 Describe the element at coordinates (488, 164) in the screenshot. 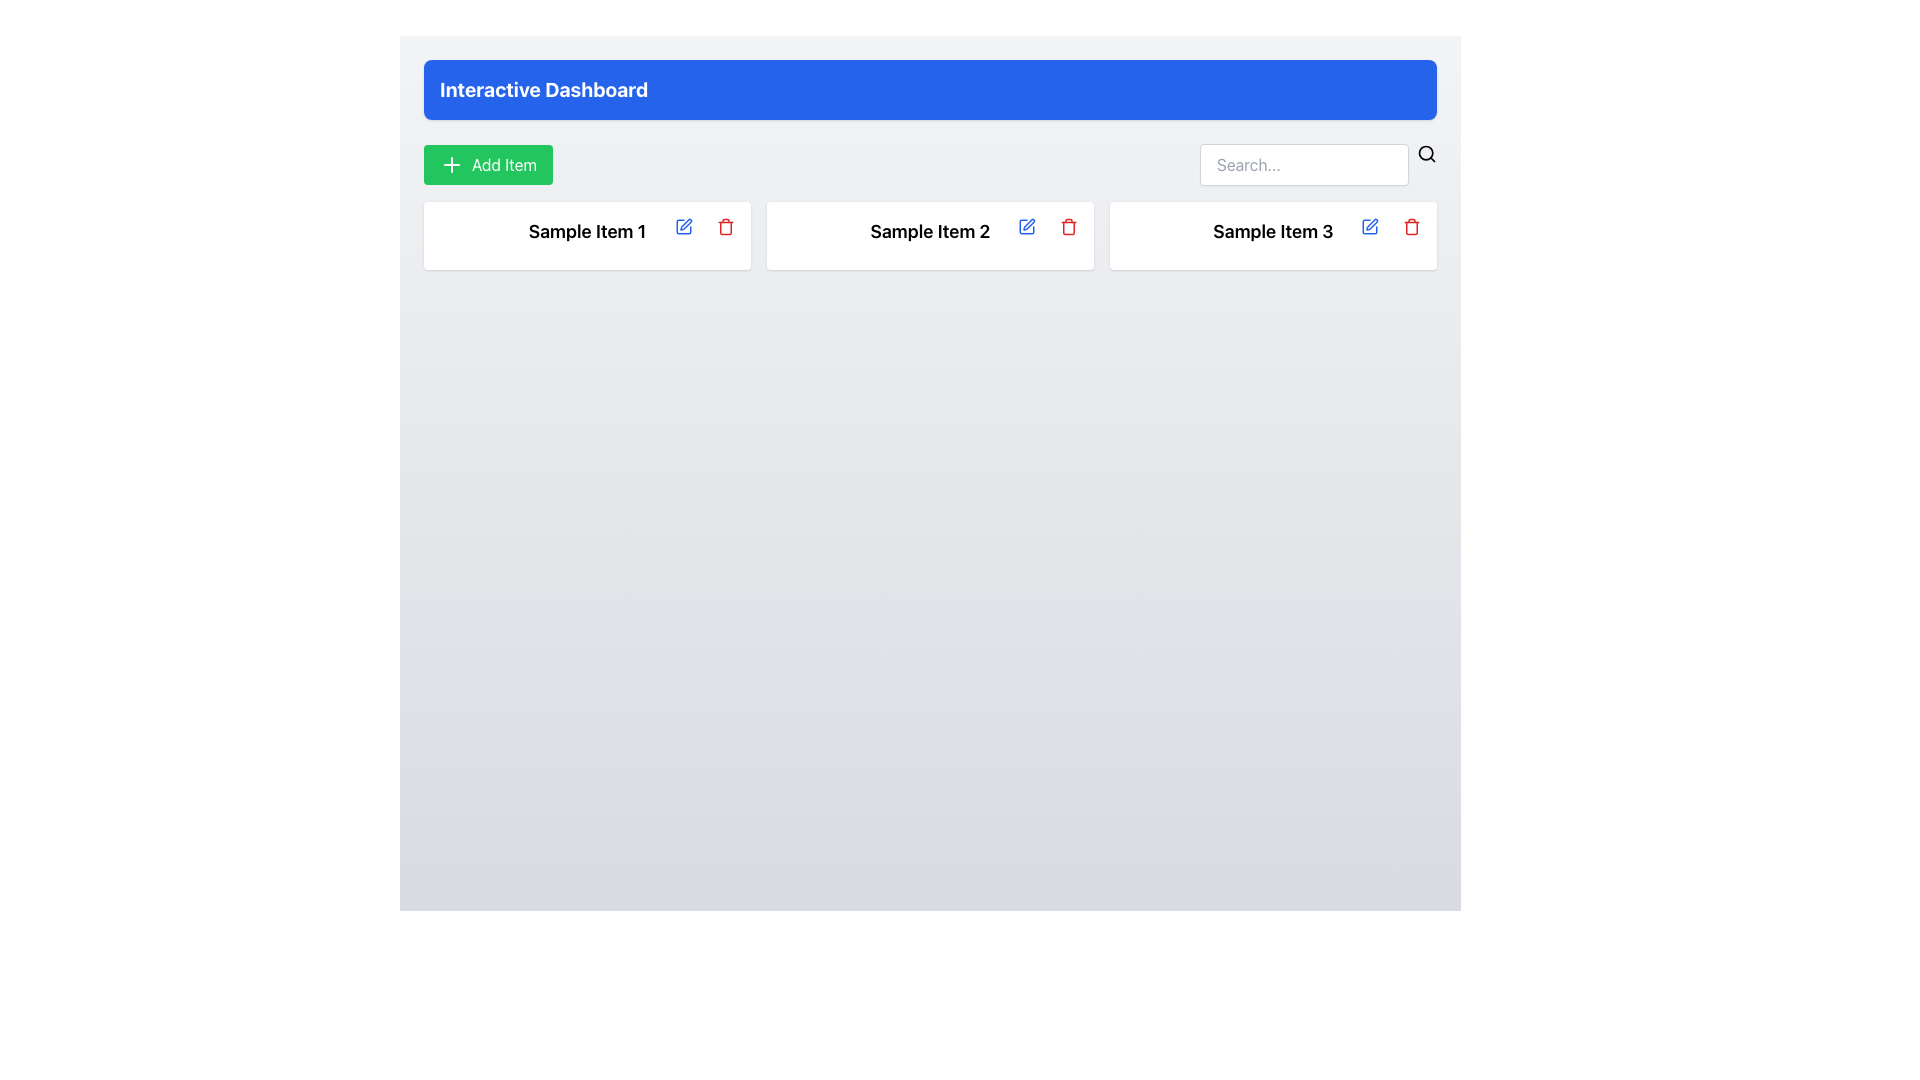

I see `the 'Add New Item' button located just below the blue header titled 'Interactive Dashboard'` at that location.